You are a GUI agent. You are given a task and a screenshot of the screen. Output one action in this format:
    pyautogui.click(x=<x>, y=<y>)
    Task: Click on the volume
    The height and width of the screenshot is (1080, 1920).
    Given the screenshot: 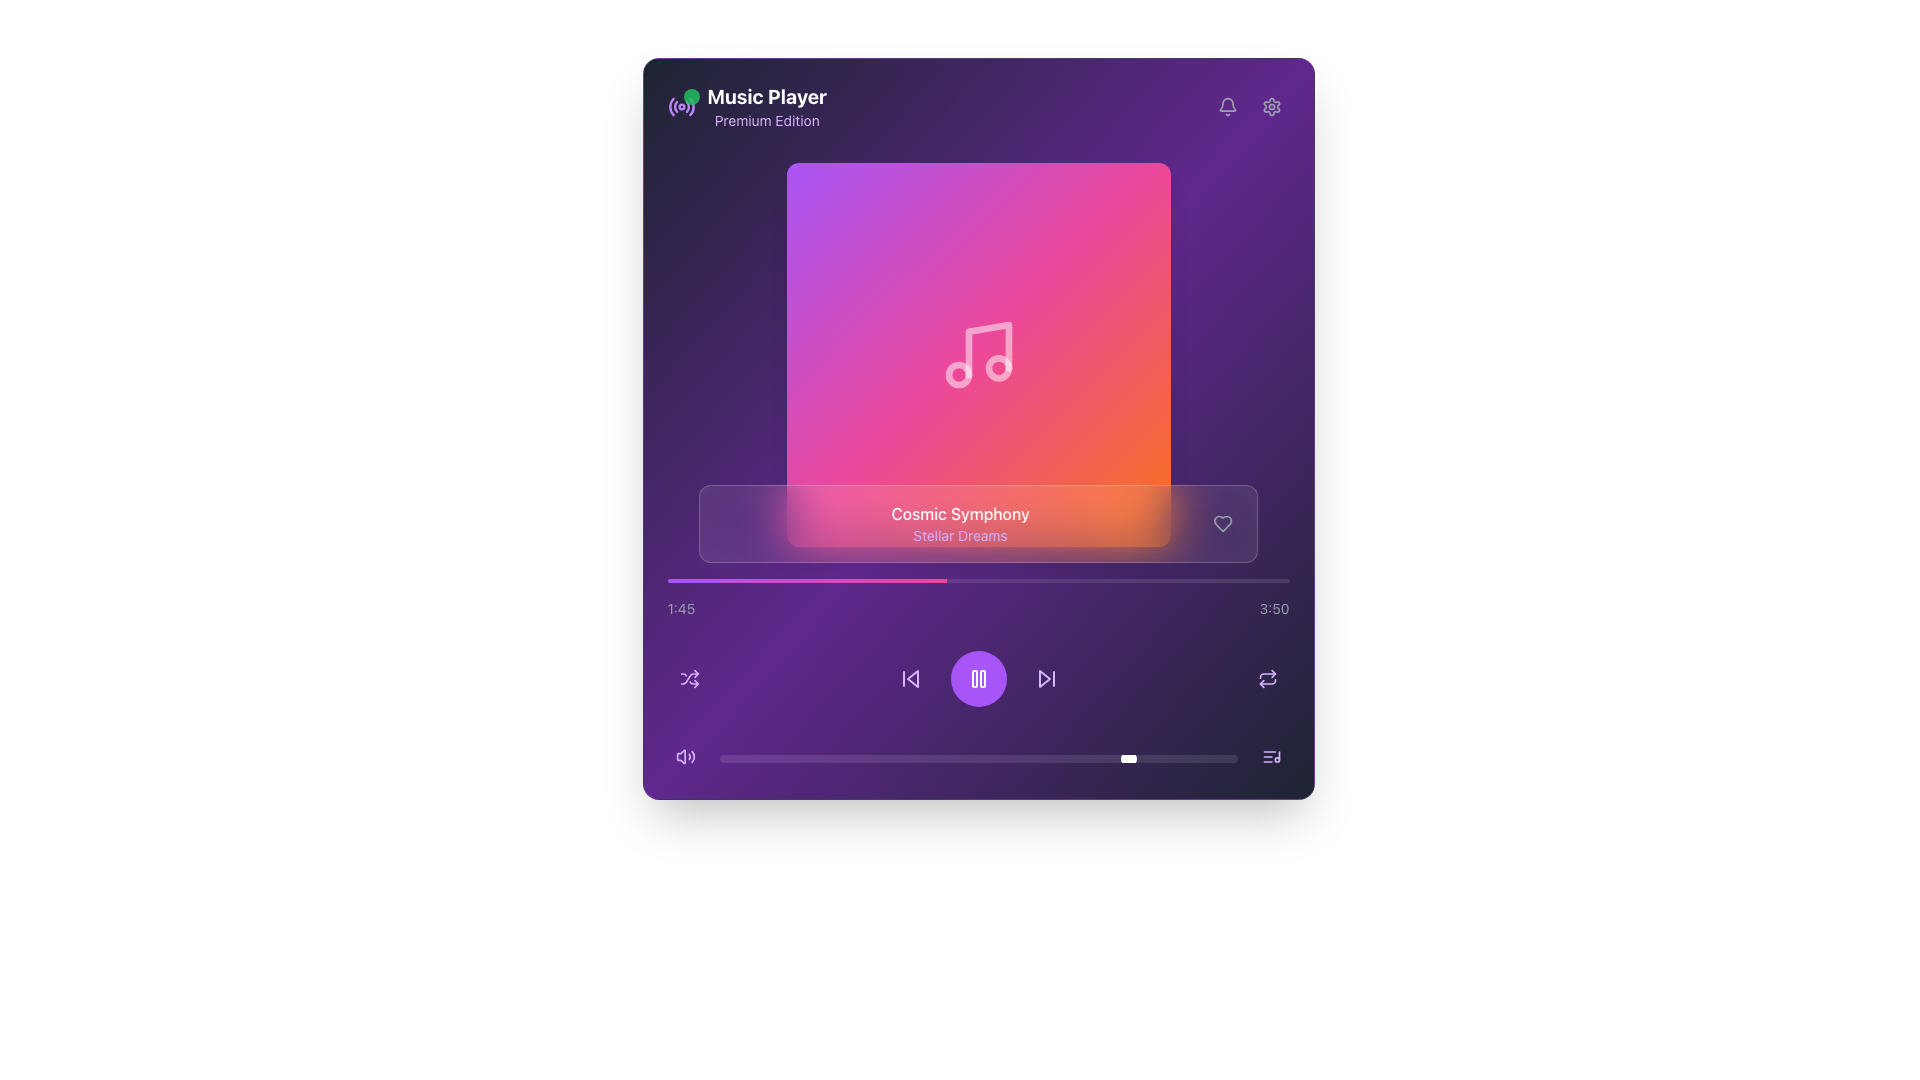 What is the action you would take?
    pyautogui.click(x=759, y=759)
    